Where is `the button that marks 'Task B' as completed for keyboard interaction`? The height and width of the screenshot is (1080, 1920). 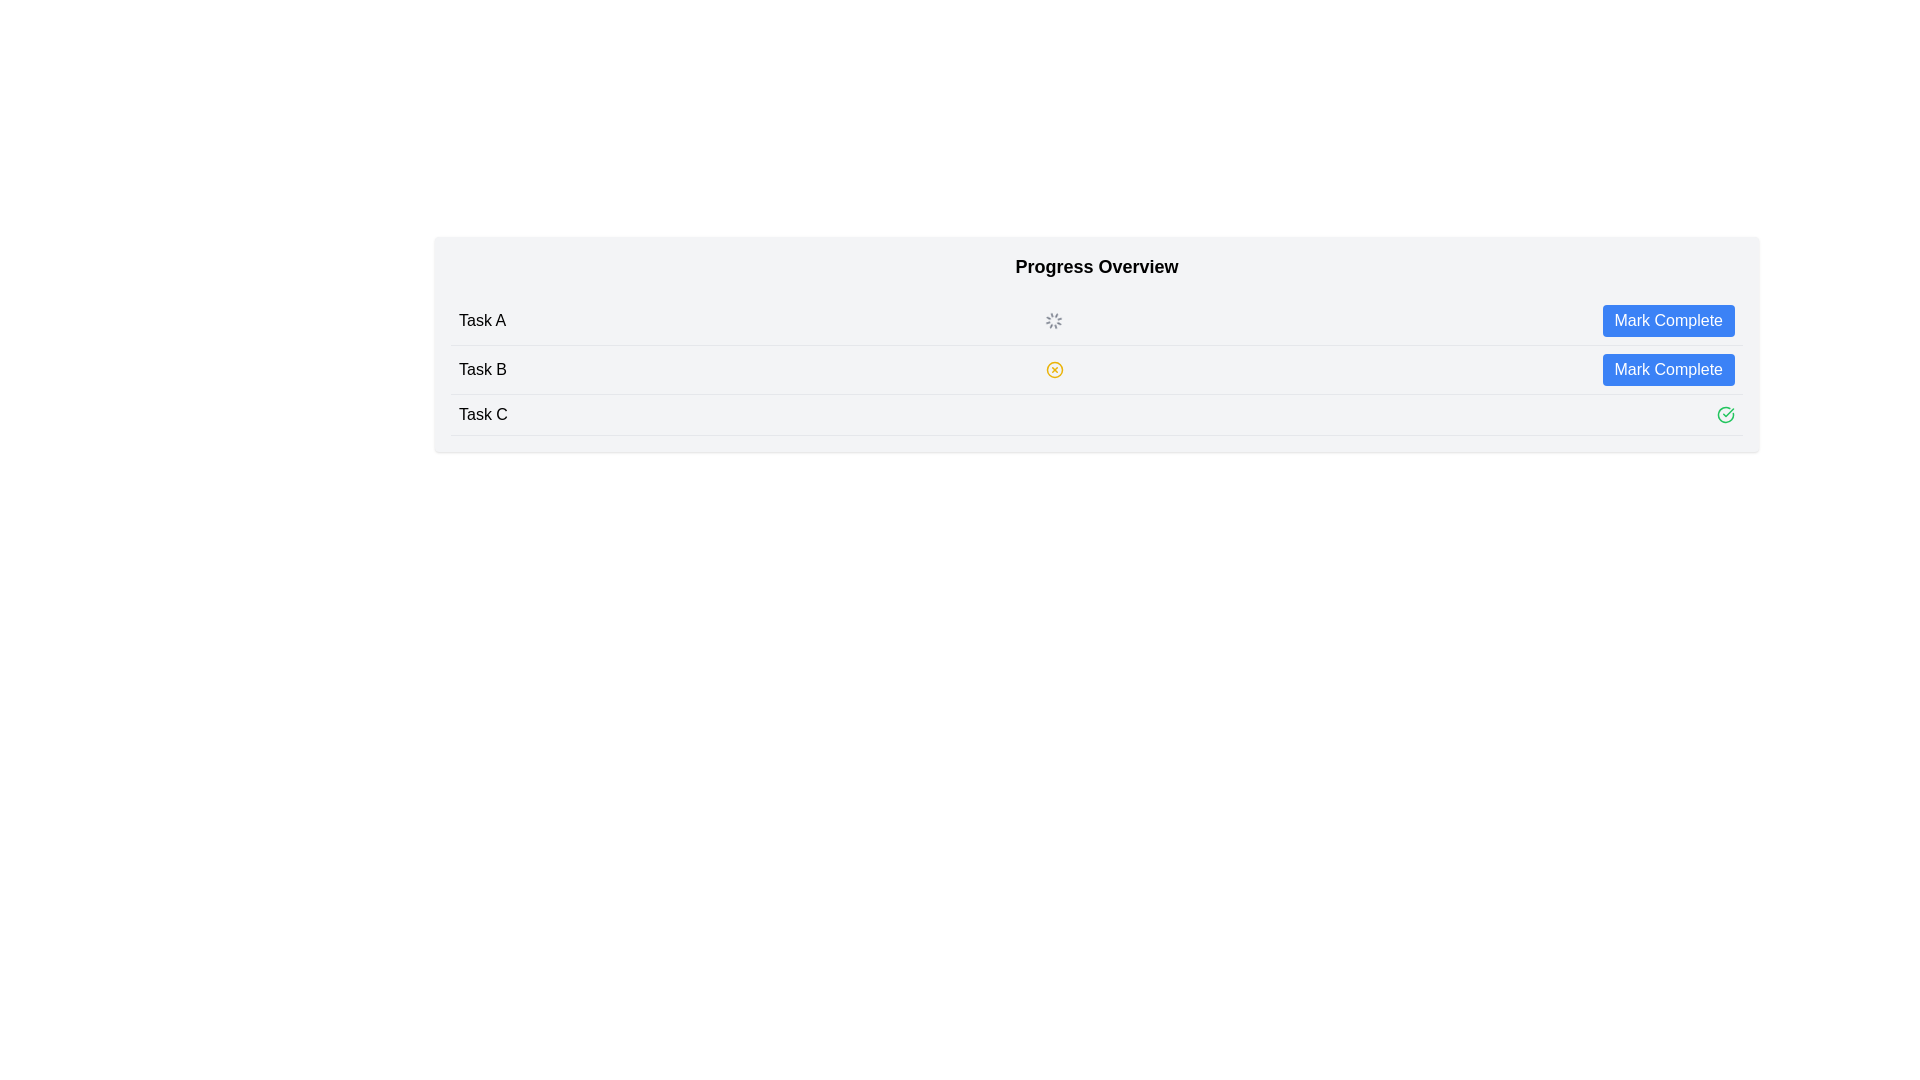
the button that marks 'Task B' as completed for keyboard interaction is located at coordinates (1668, 370).